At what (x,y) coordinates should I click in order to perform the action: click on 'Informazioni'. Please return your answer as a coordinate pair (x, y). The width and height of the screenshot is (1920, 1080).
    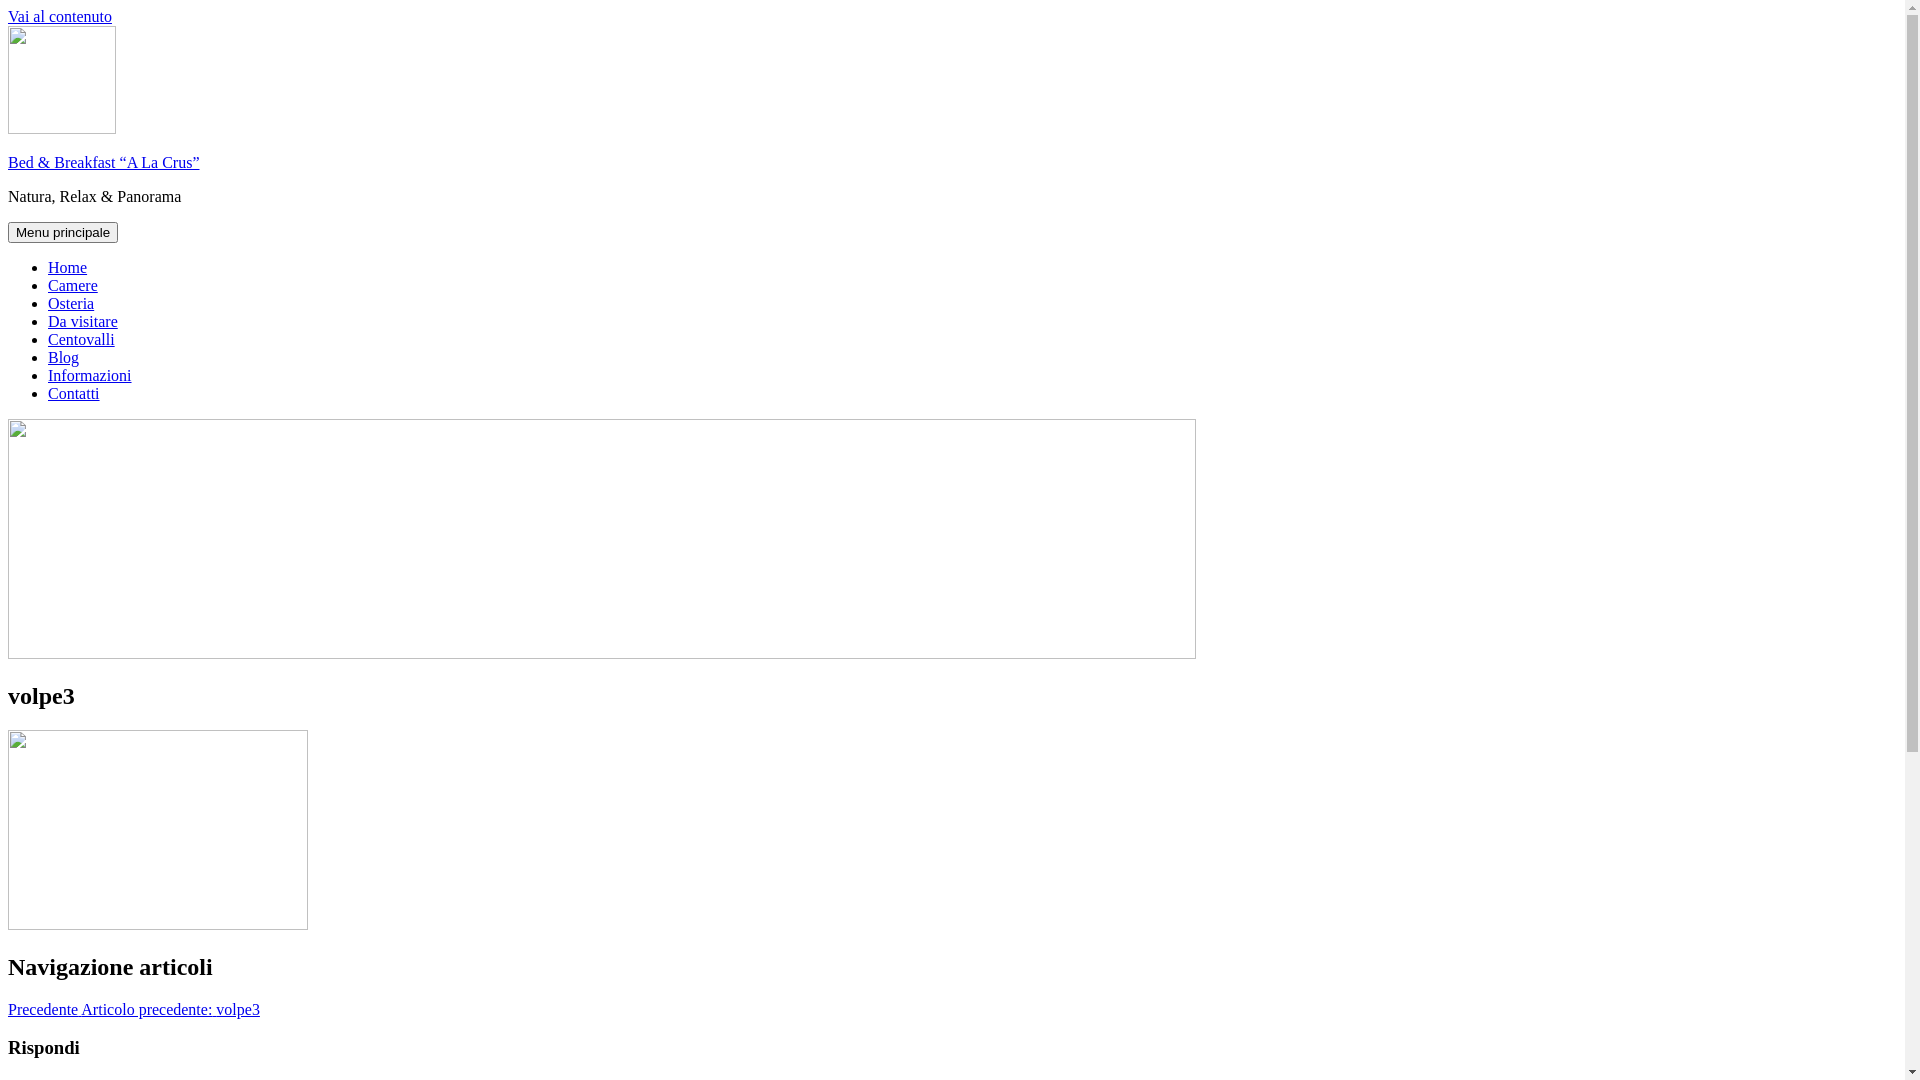
    Looking at the image, I should click on (89, 375).